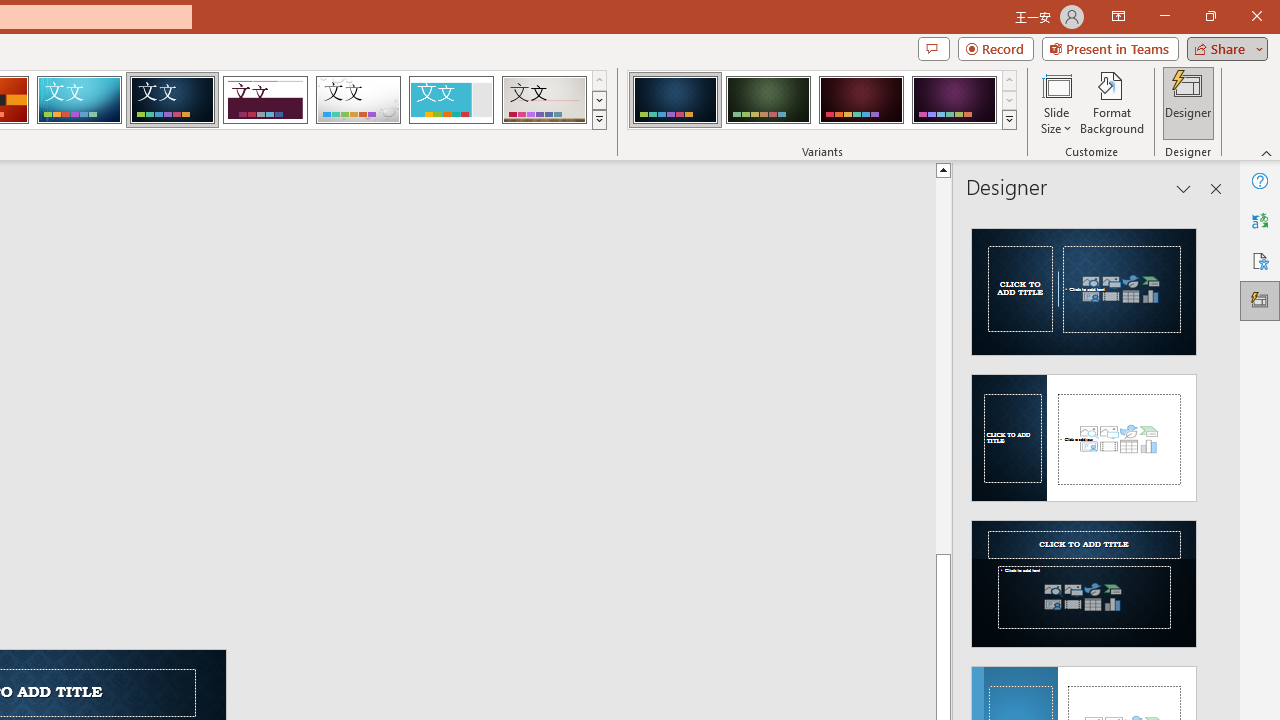 The image size is (1280, 720). What do you see at coordinates (1055, 103) in the screenshot?
I see `'Slide Size'` at bounding box center [1055, 103].